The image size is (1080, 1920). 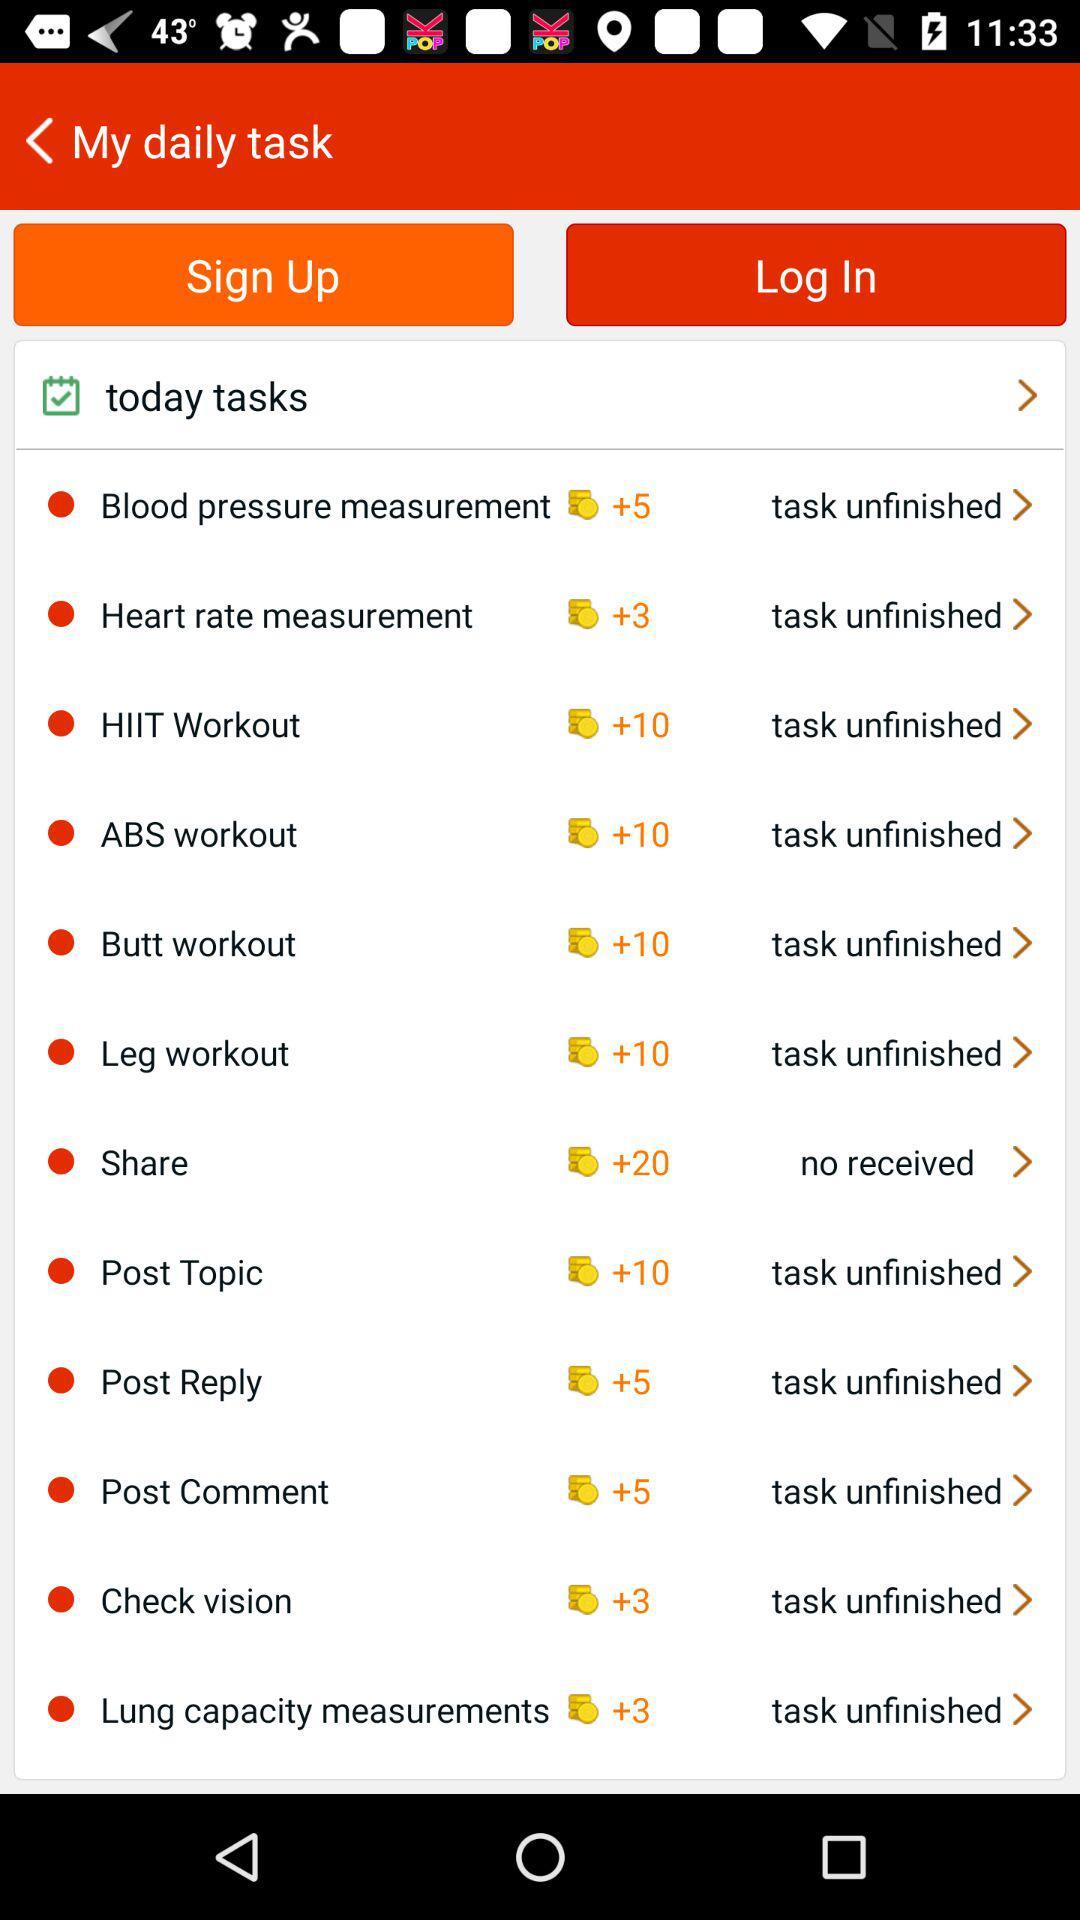 I want to click on icon below the my daily task item, so click(x=262, y=273).